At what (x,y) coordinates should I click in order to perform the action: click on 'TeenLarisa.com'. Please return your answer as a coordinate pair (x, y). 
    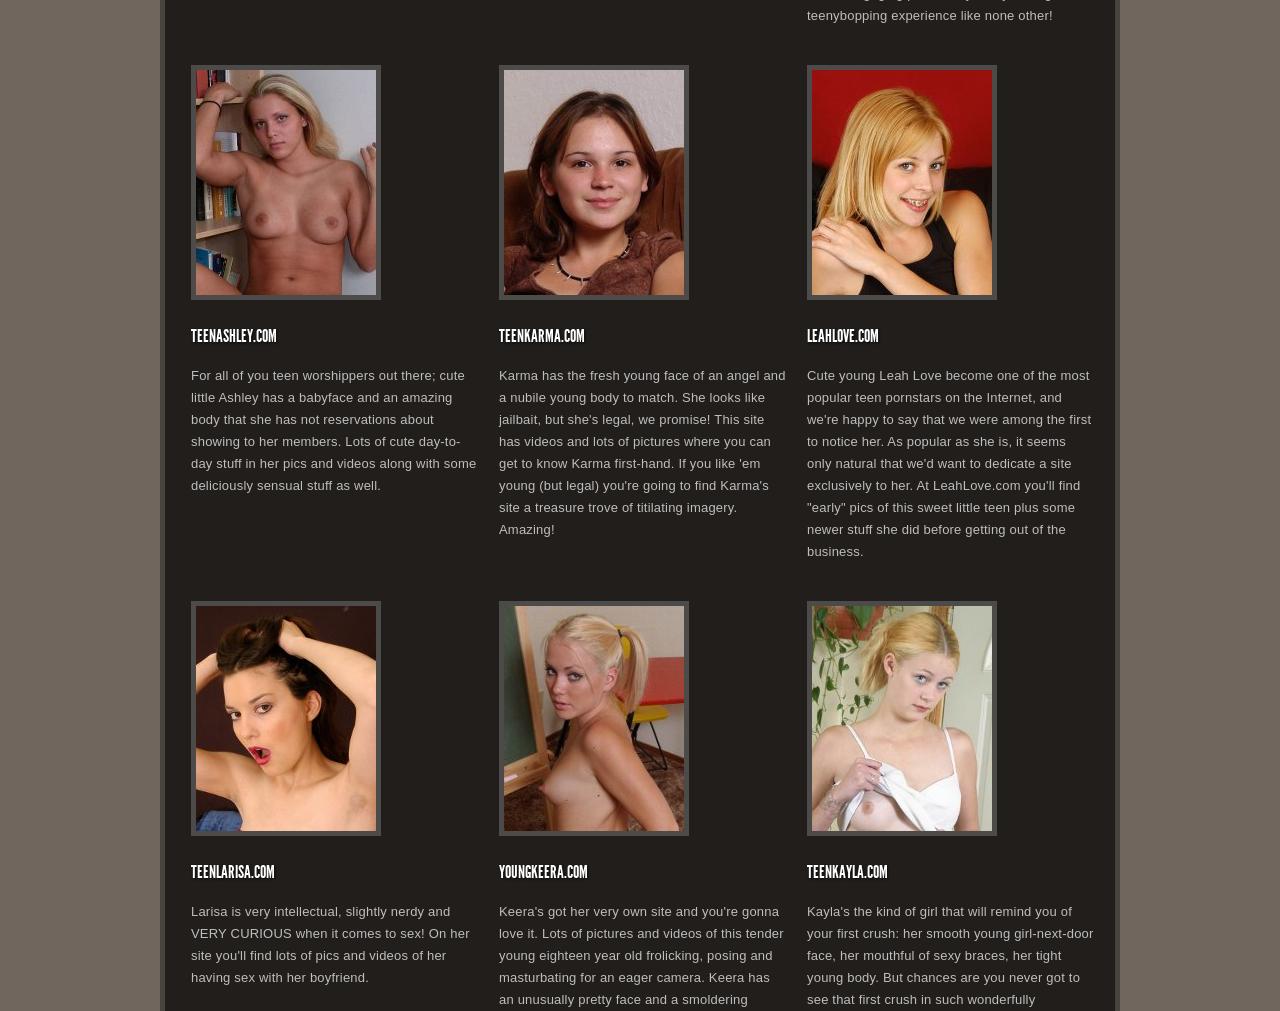
    Looking at the image, I should click on (232, 871).